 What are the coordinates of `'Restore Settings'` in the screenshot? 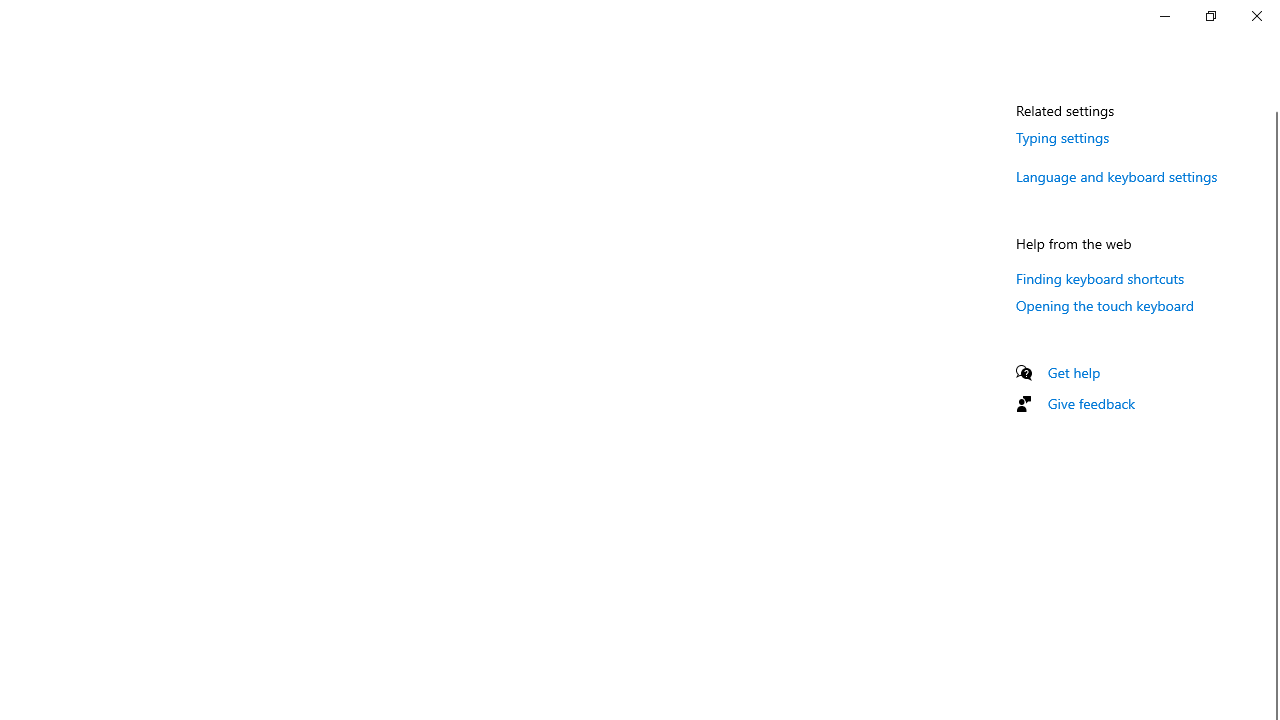 It's located at (1209, 15).